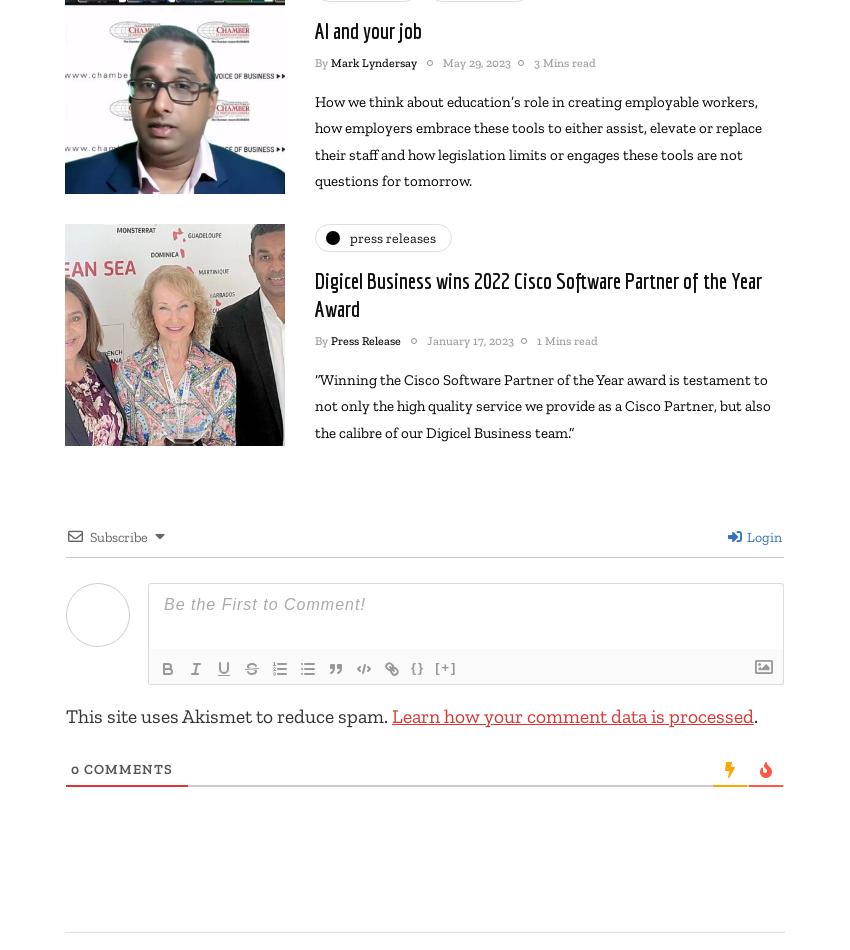 Image resolution: width=850 pixels, height=950 pixels. Describe the element at coordinates (125, 767) in the screenshot. I see `'Comments'` at that location.